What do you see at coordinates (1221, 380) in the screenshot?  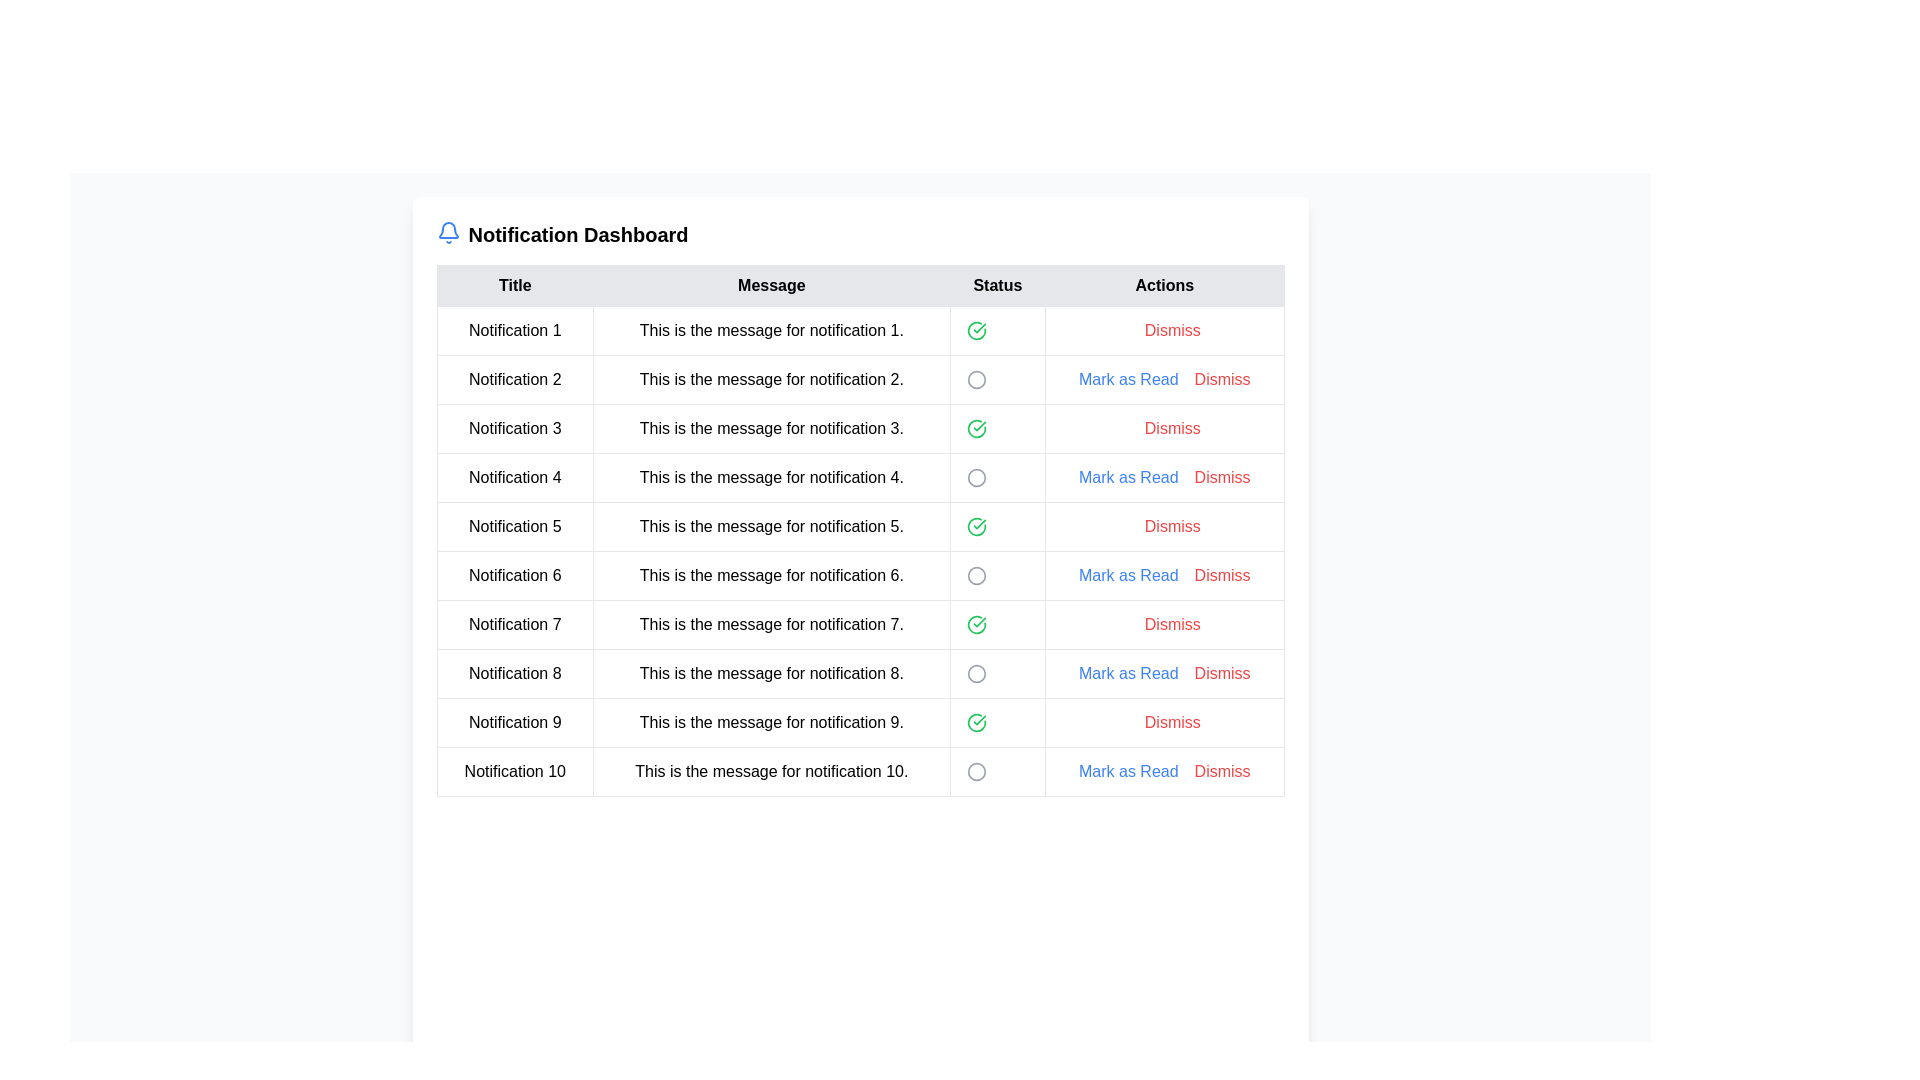 I see `the 'Dismiss' textual button styled in red font located in the 'Actions' column of the notification dashboard, specifically in the 'Notification 2' row, to underline the text` at bounding box center [1221, 380].